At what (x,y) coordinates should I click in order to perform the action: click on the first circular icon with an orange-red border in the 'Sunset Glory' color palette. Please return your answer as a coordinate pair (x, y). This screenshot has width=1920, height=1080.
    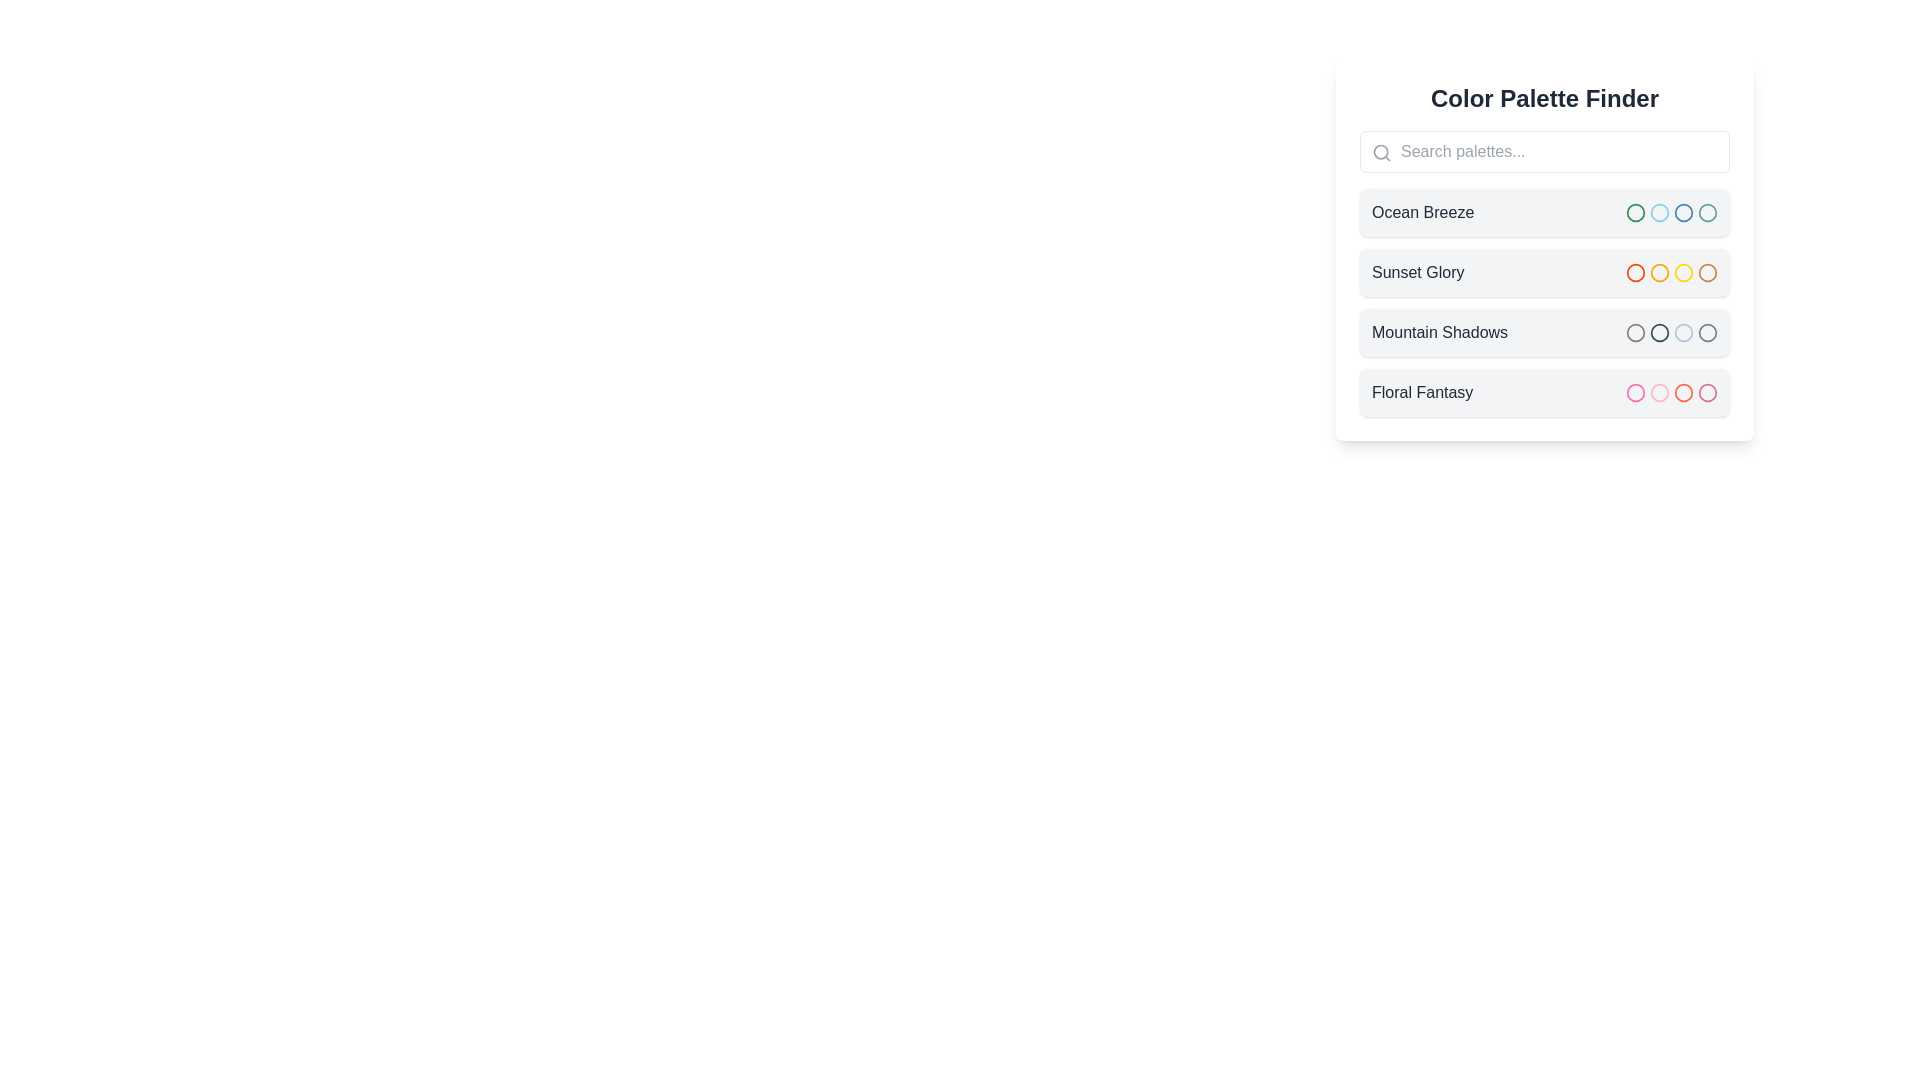
    Looking at the image, I should click on (1636, 273).